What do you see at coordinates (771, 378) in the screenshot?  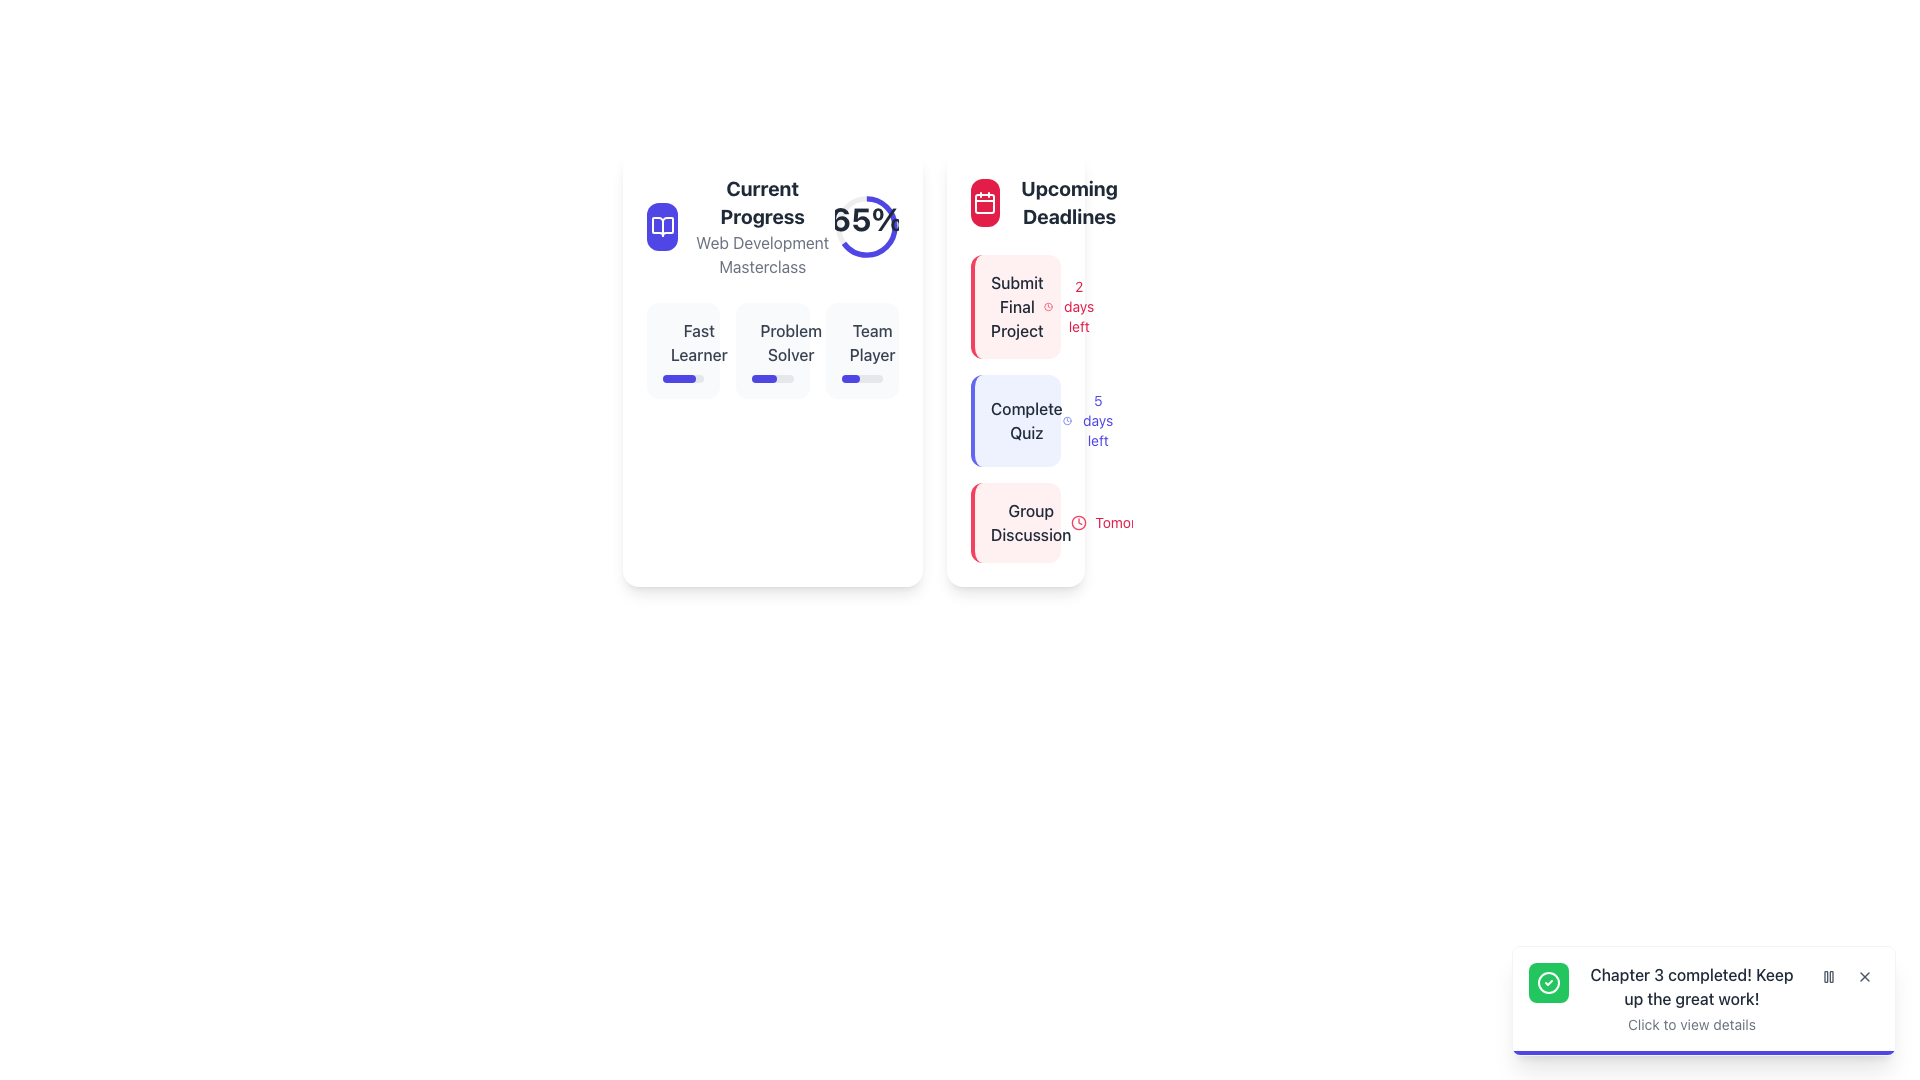 I see `progress bar that visually represents completion progress for the 'Problem Solver' metric, located below the 'Problem Solver' label in the 'Current Progress' panel` at bounding box center [771, 378].